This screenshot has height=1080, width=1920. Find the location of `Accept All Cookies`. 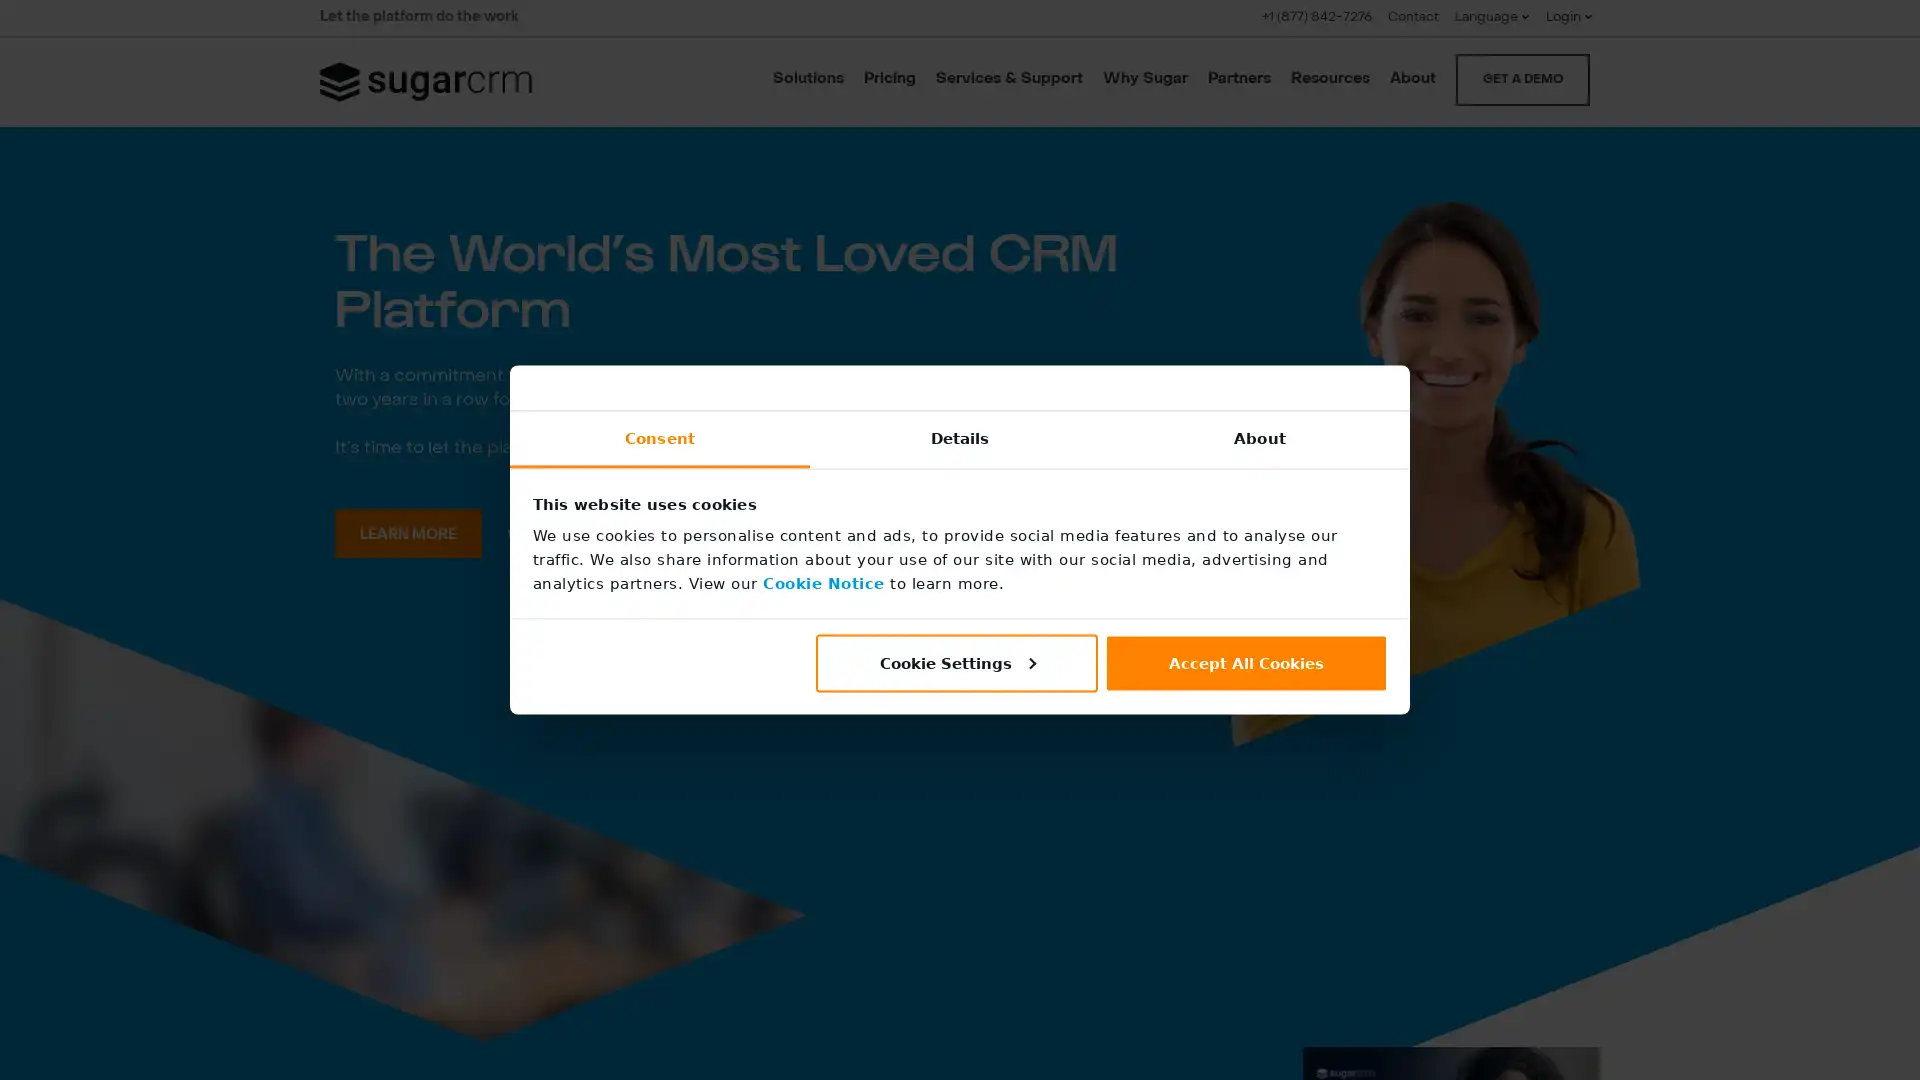

Accept All Cookies is located at coordinates (1245, 663).